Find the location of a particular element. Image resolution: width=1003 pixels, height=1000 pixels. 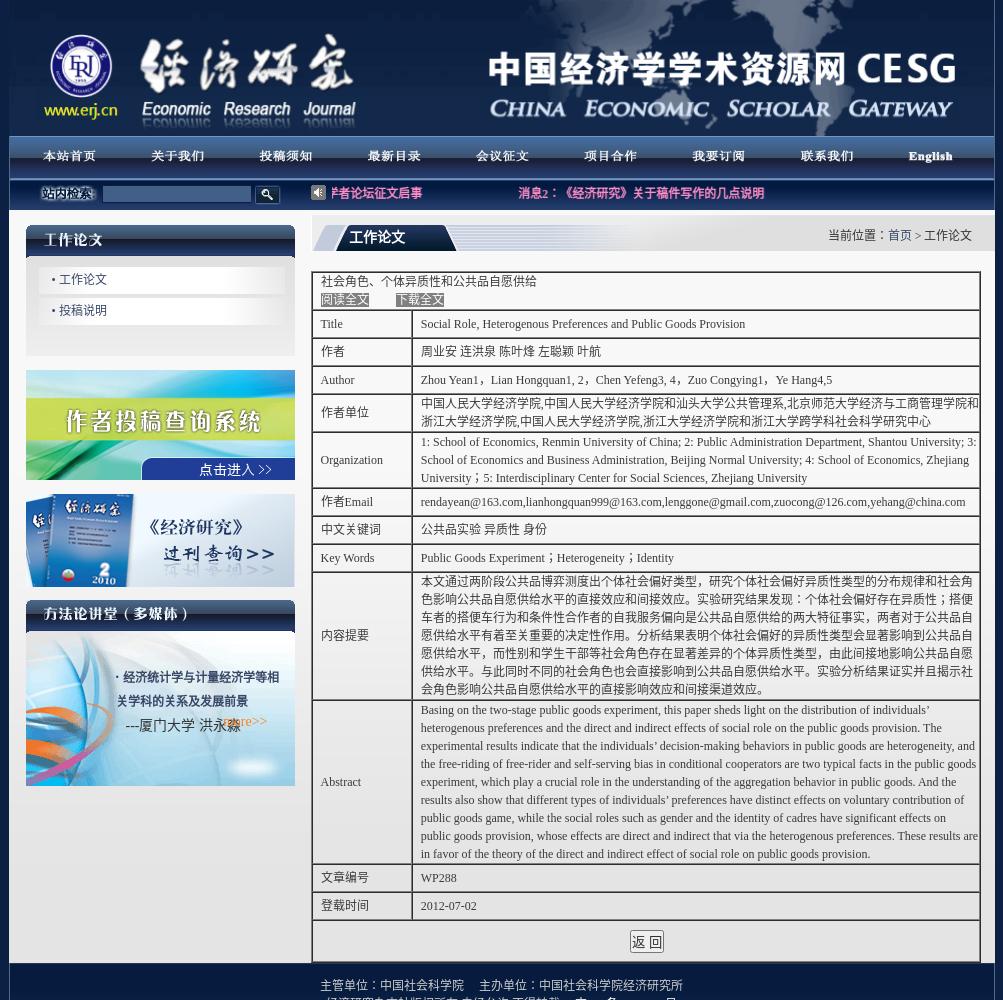

'Author' is located at coordinates (336, 380).